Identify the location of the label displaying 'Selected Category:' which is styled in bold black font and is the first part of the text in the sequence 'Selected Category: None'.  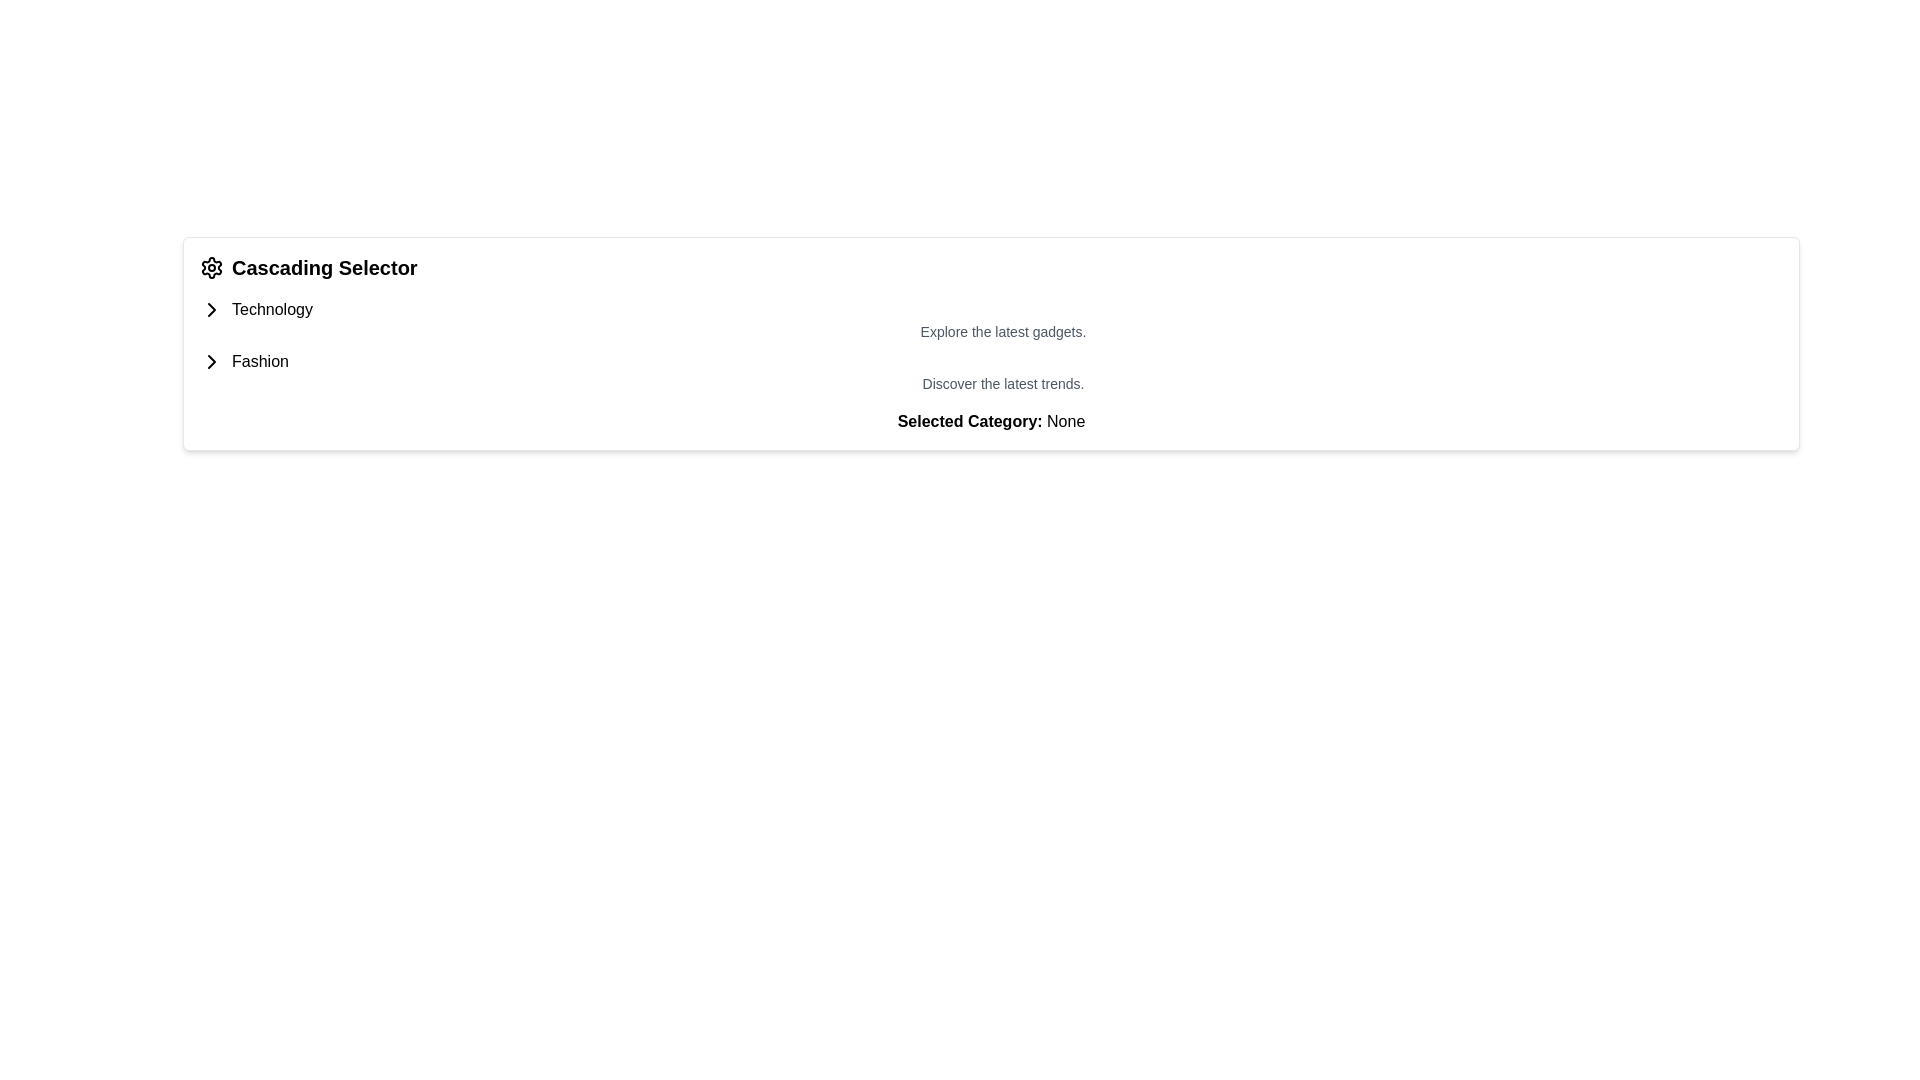
(970, 420).